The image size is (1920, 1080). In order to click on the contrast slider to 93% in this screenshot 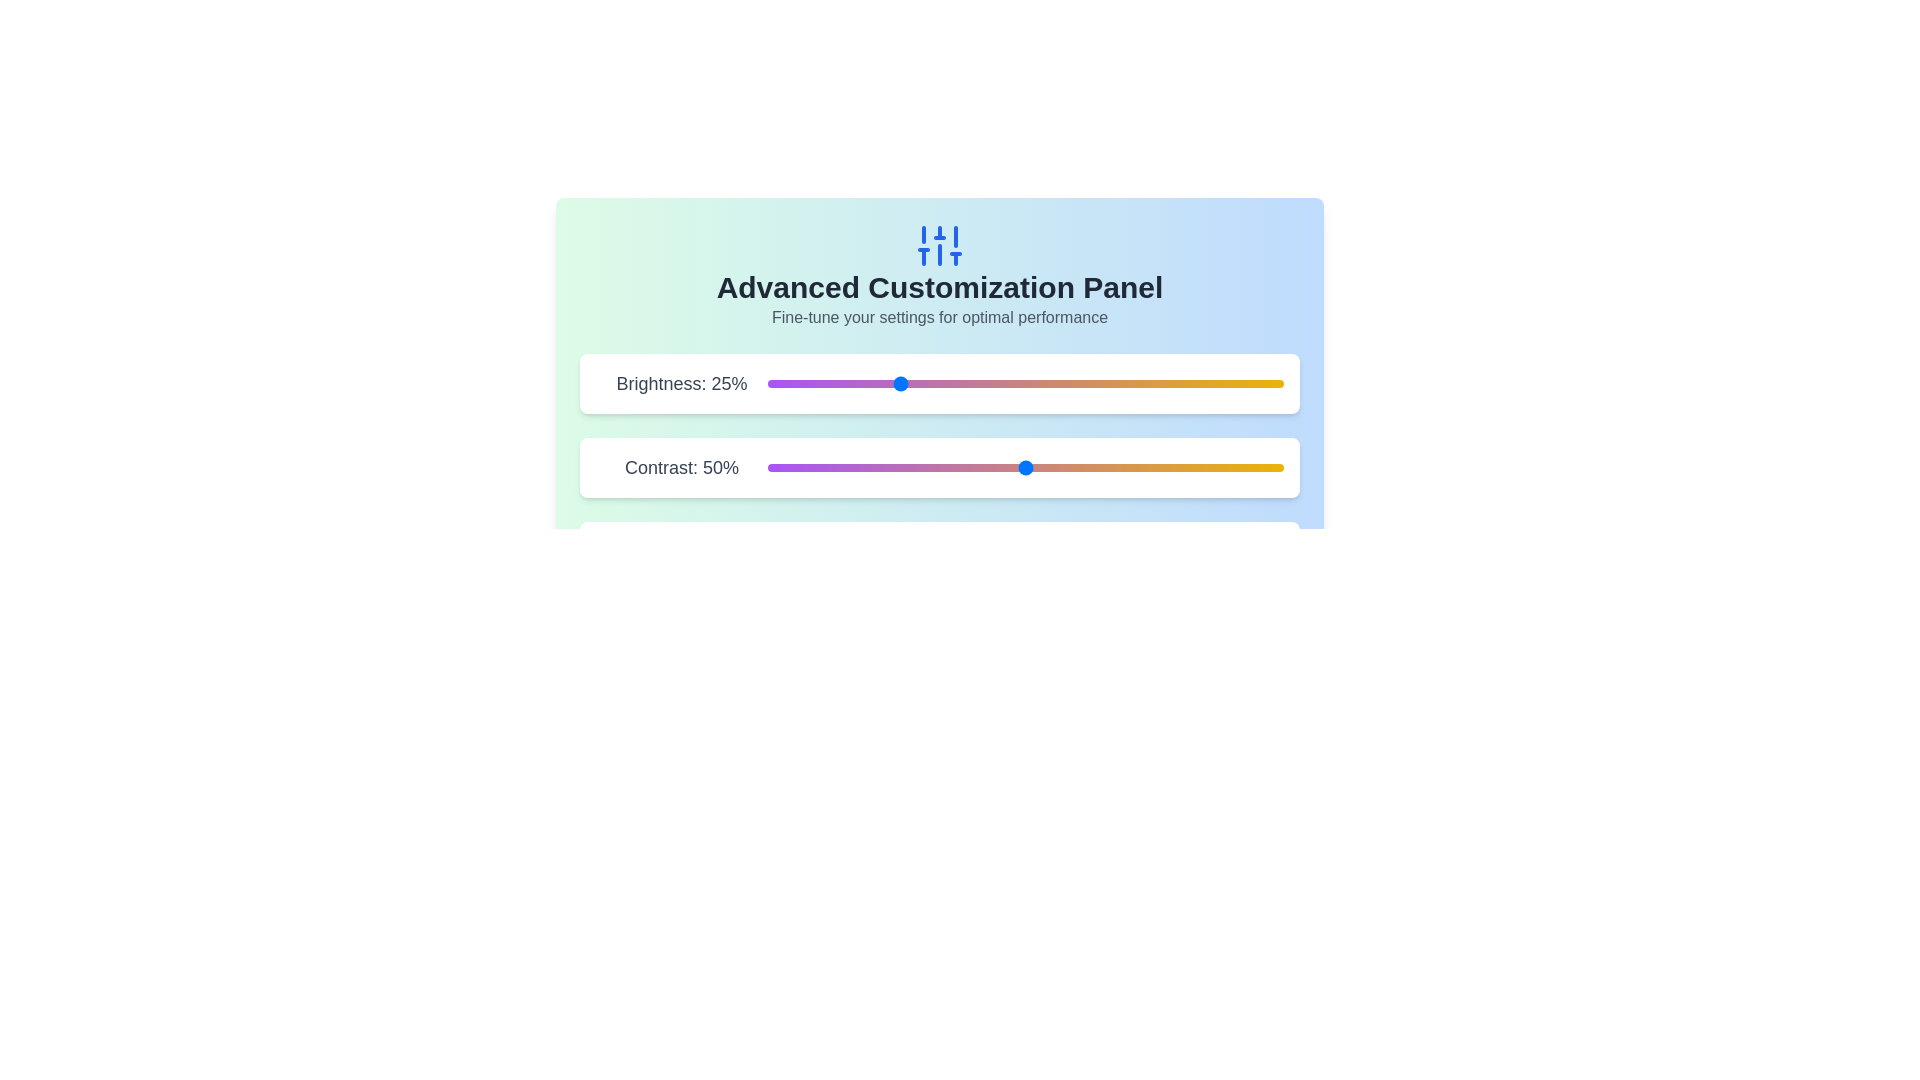, I will do `click(1246, 467)`.